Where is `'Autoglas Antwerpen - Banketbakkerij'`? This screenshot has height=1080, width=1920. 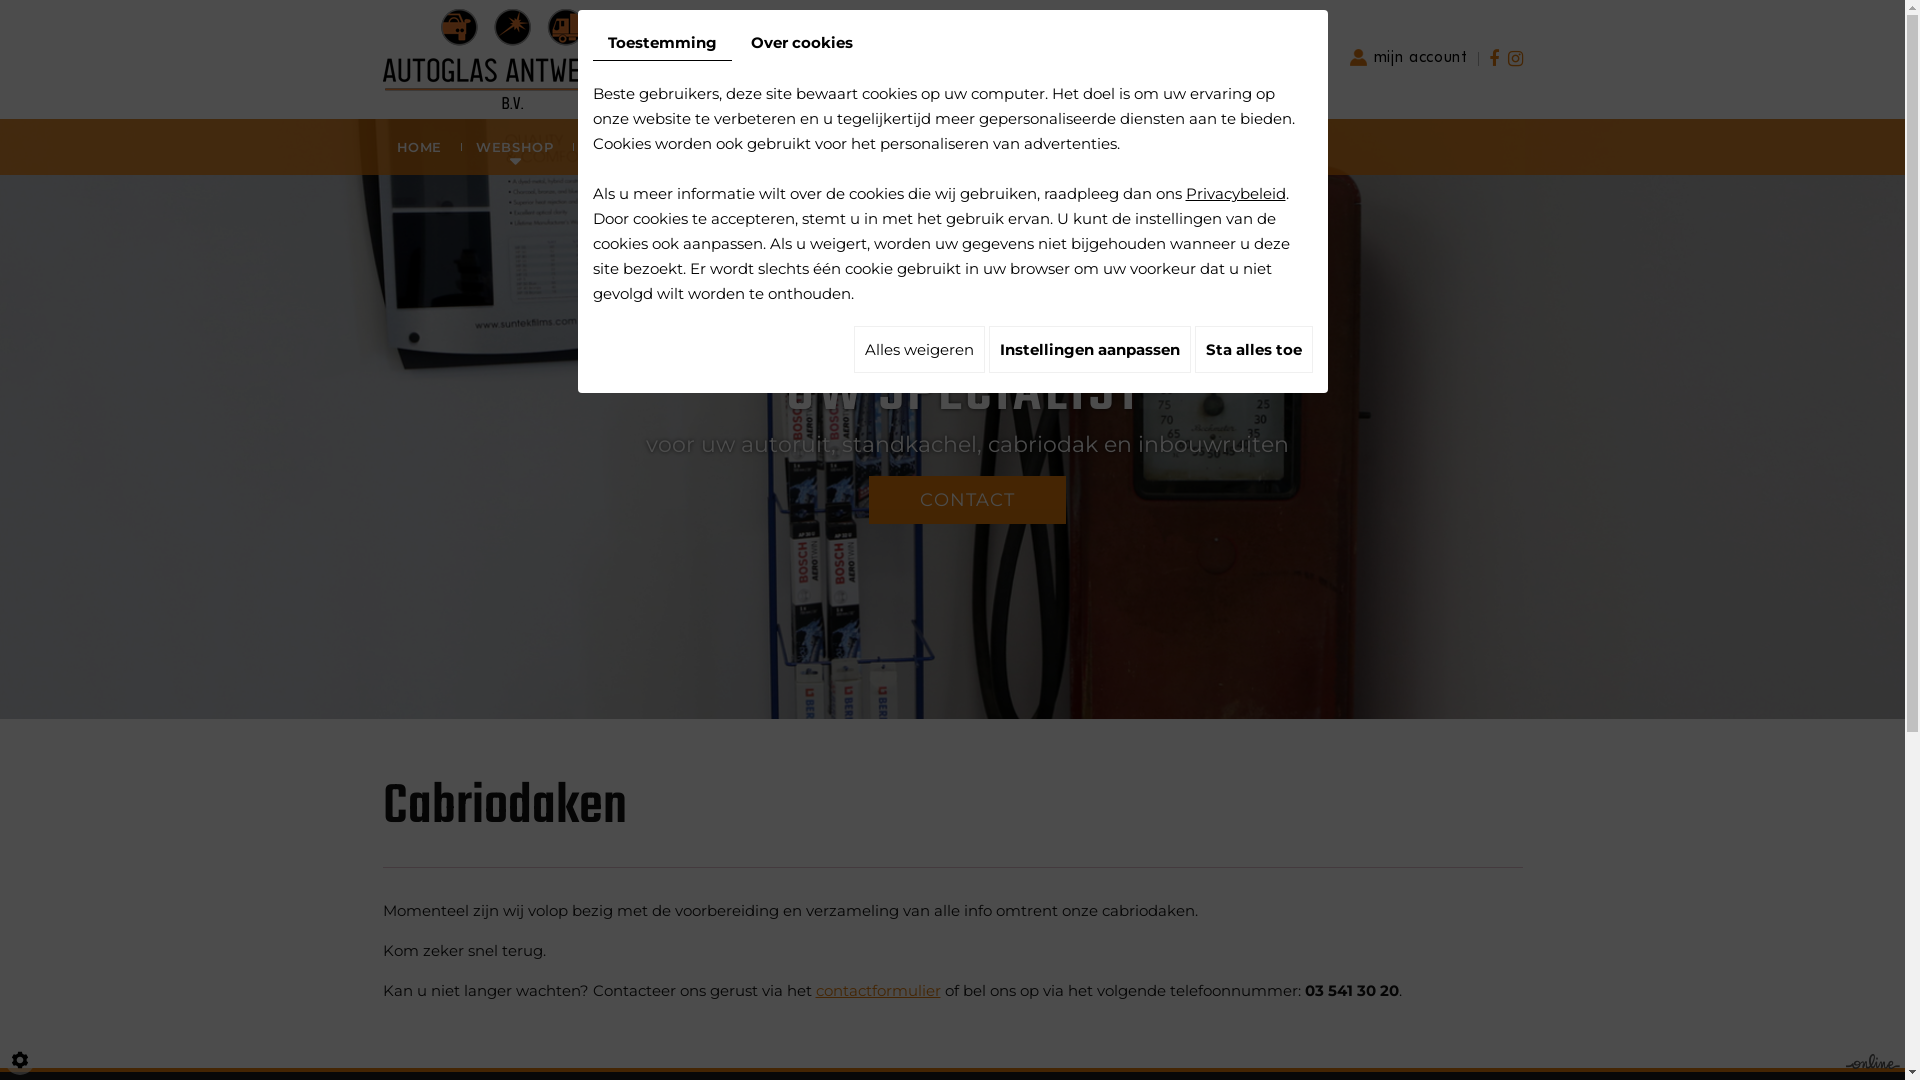
'Autoglas Antwerpen - Banketbakkerij' is located at coordinates (510, 56).